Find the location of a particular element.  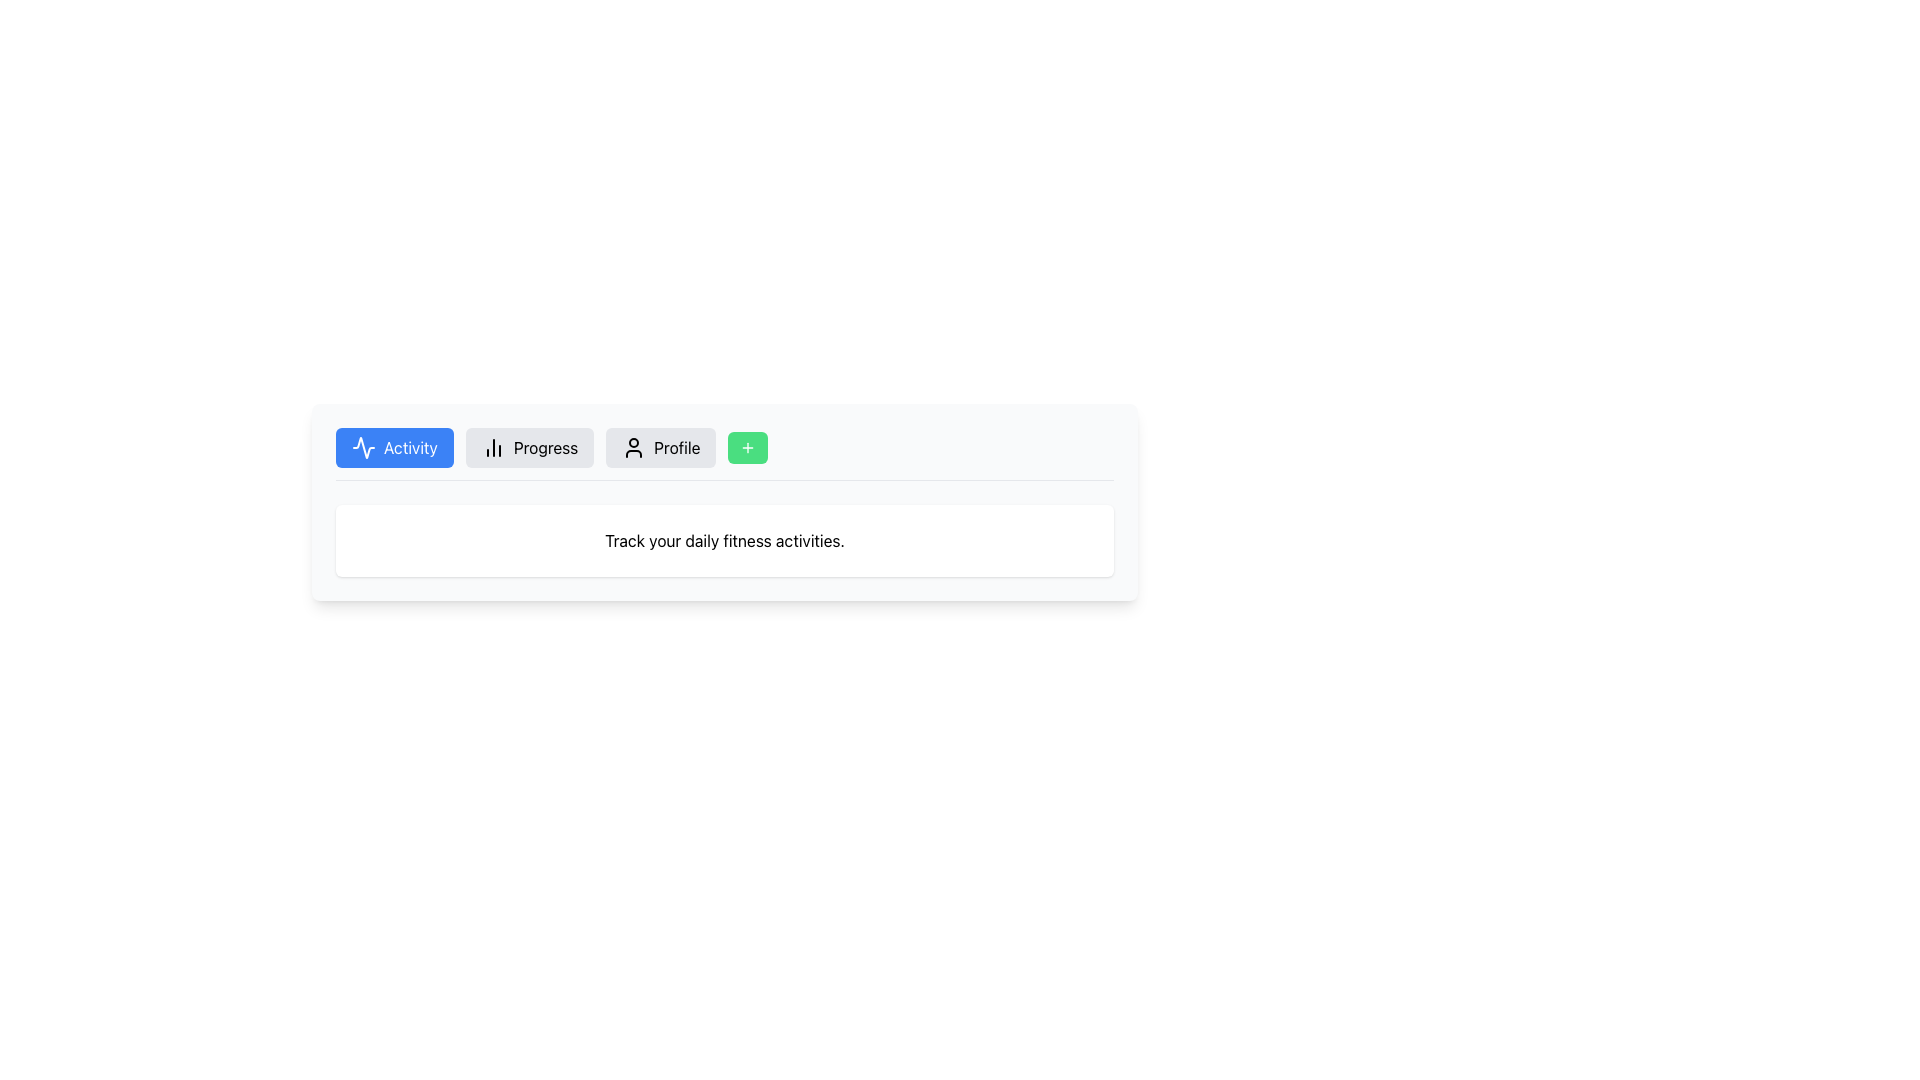

the text block element that contains the message 'Track your daily fitness activities.' which is located beneath the buttons 'Activity', 'Progress', and 'Profile' is located at coordinates (723, 540).